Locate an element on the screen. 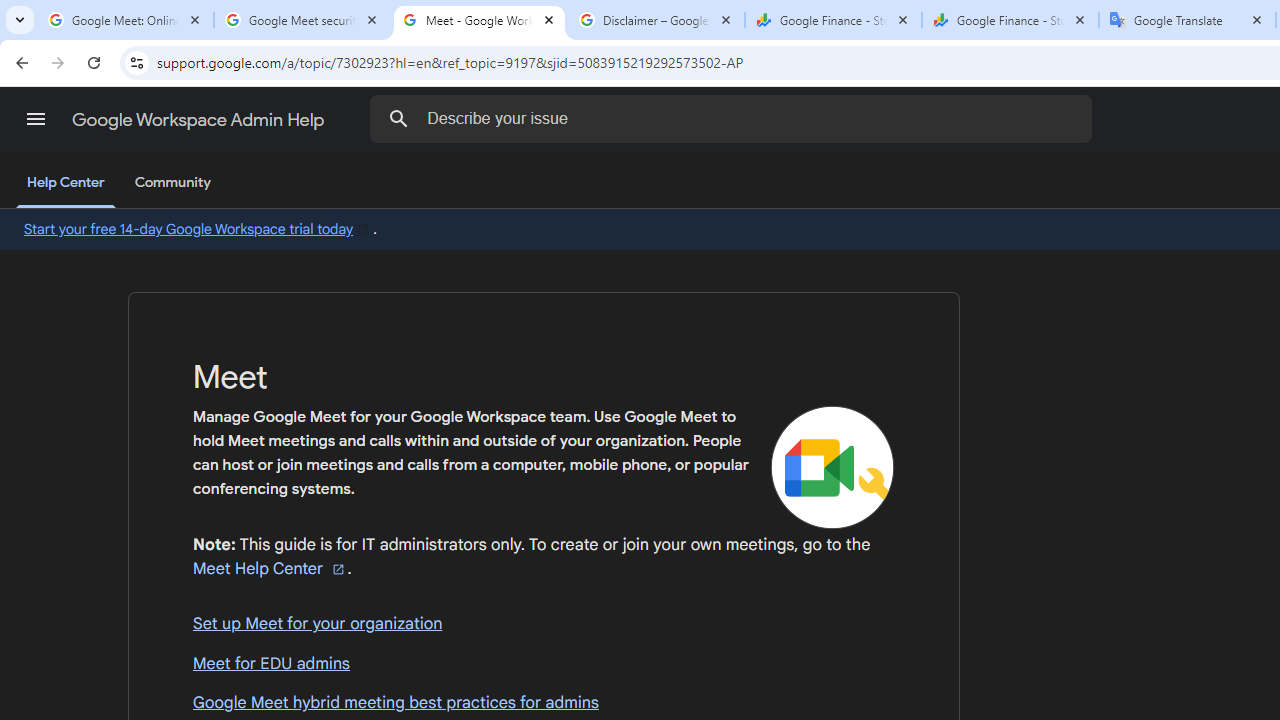 This screenshot has width=1280, height=720. 'Google Workspace Admin Help' is located at coordinates (200, 119).